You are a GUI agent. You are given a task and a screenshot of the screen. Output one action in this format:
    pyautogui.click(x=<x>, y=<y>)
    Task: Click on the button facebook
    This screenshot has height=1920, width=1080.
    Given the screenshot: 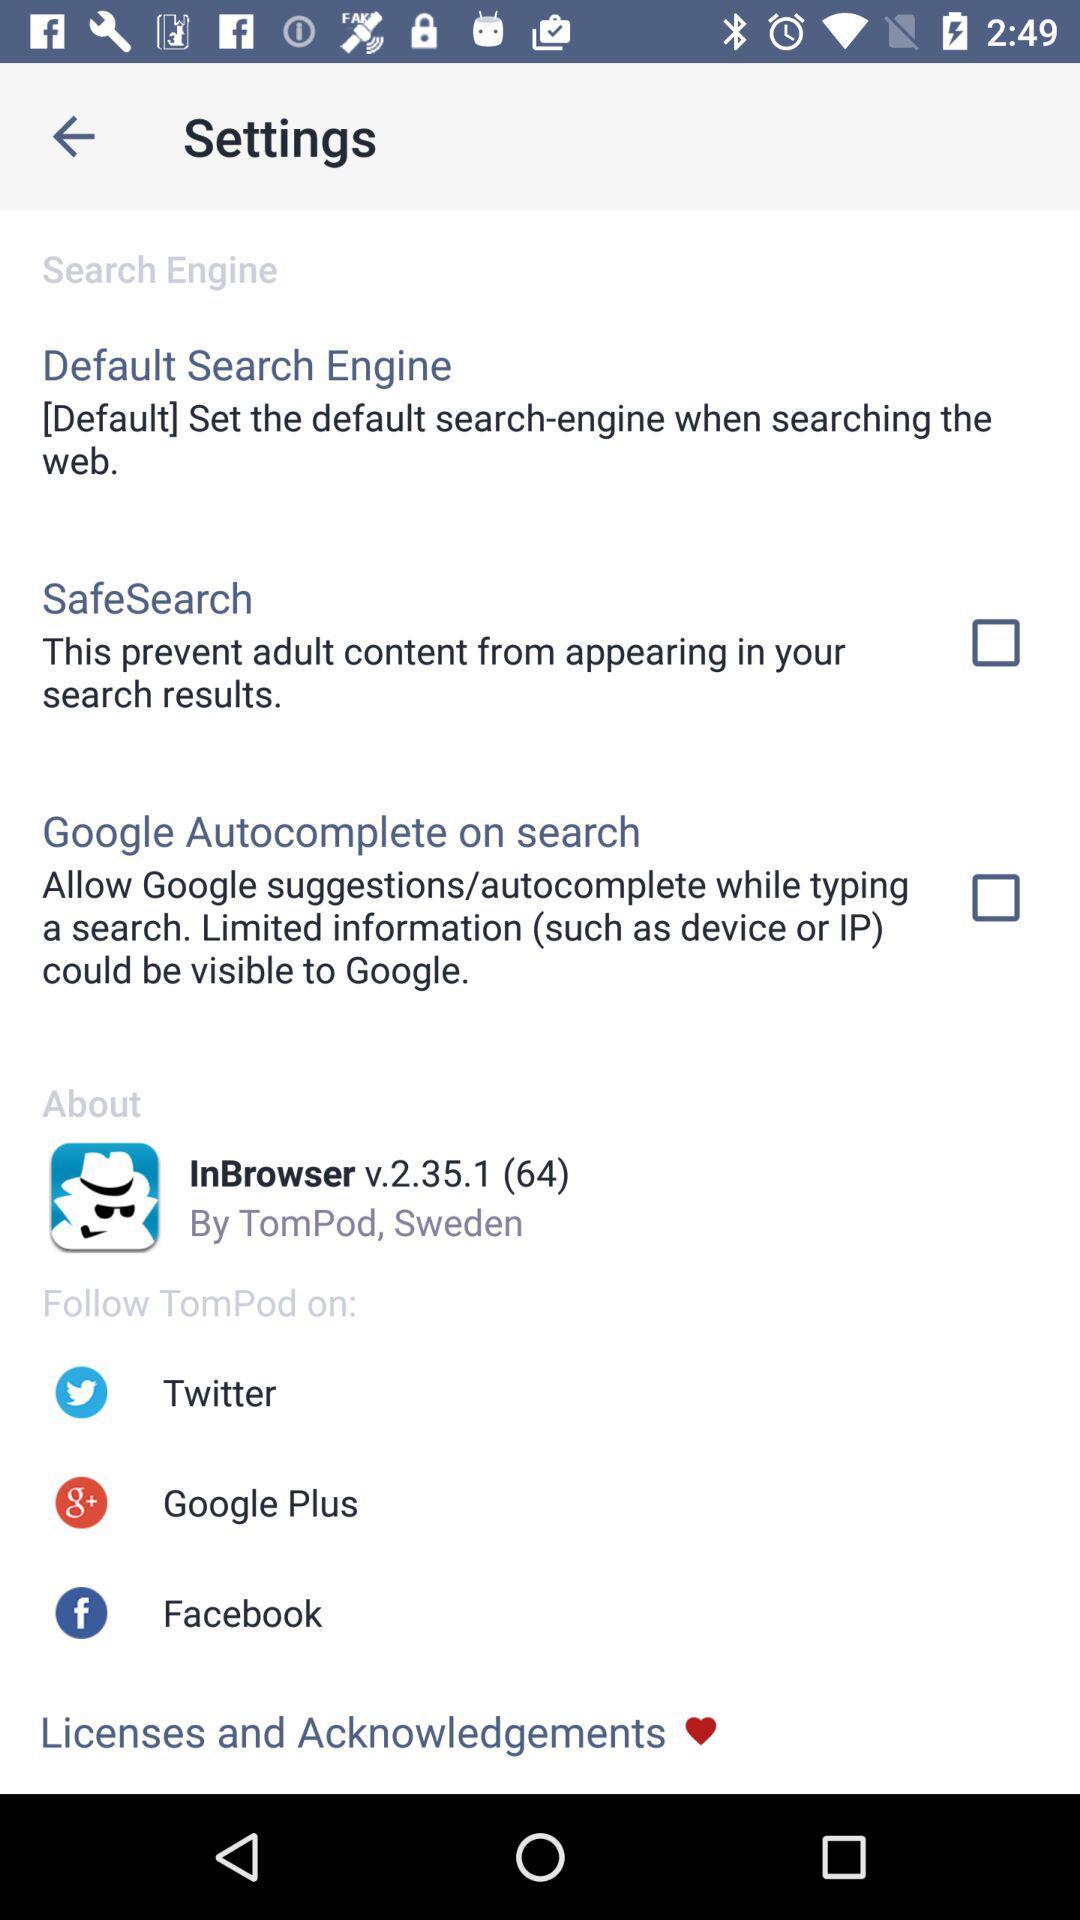 What is the action you would take?
    pyautogui.click(x=80, y=1612)
    